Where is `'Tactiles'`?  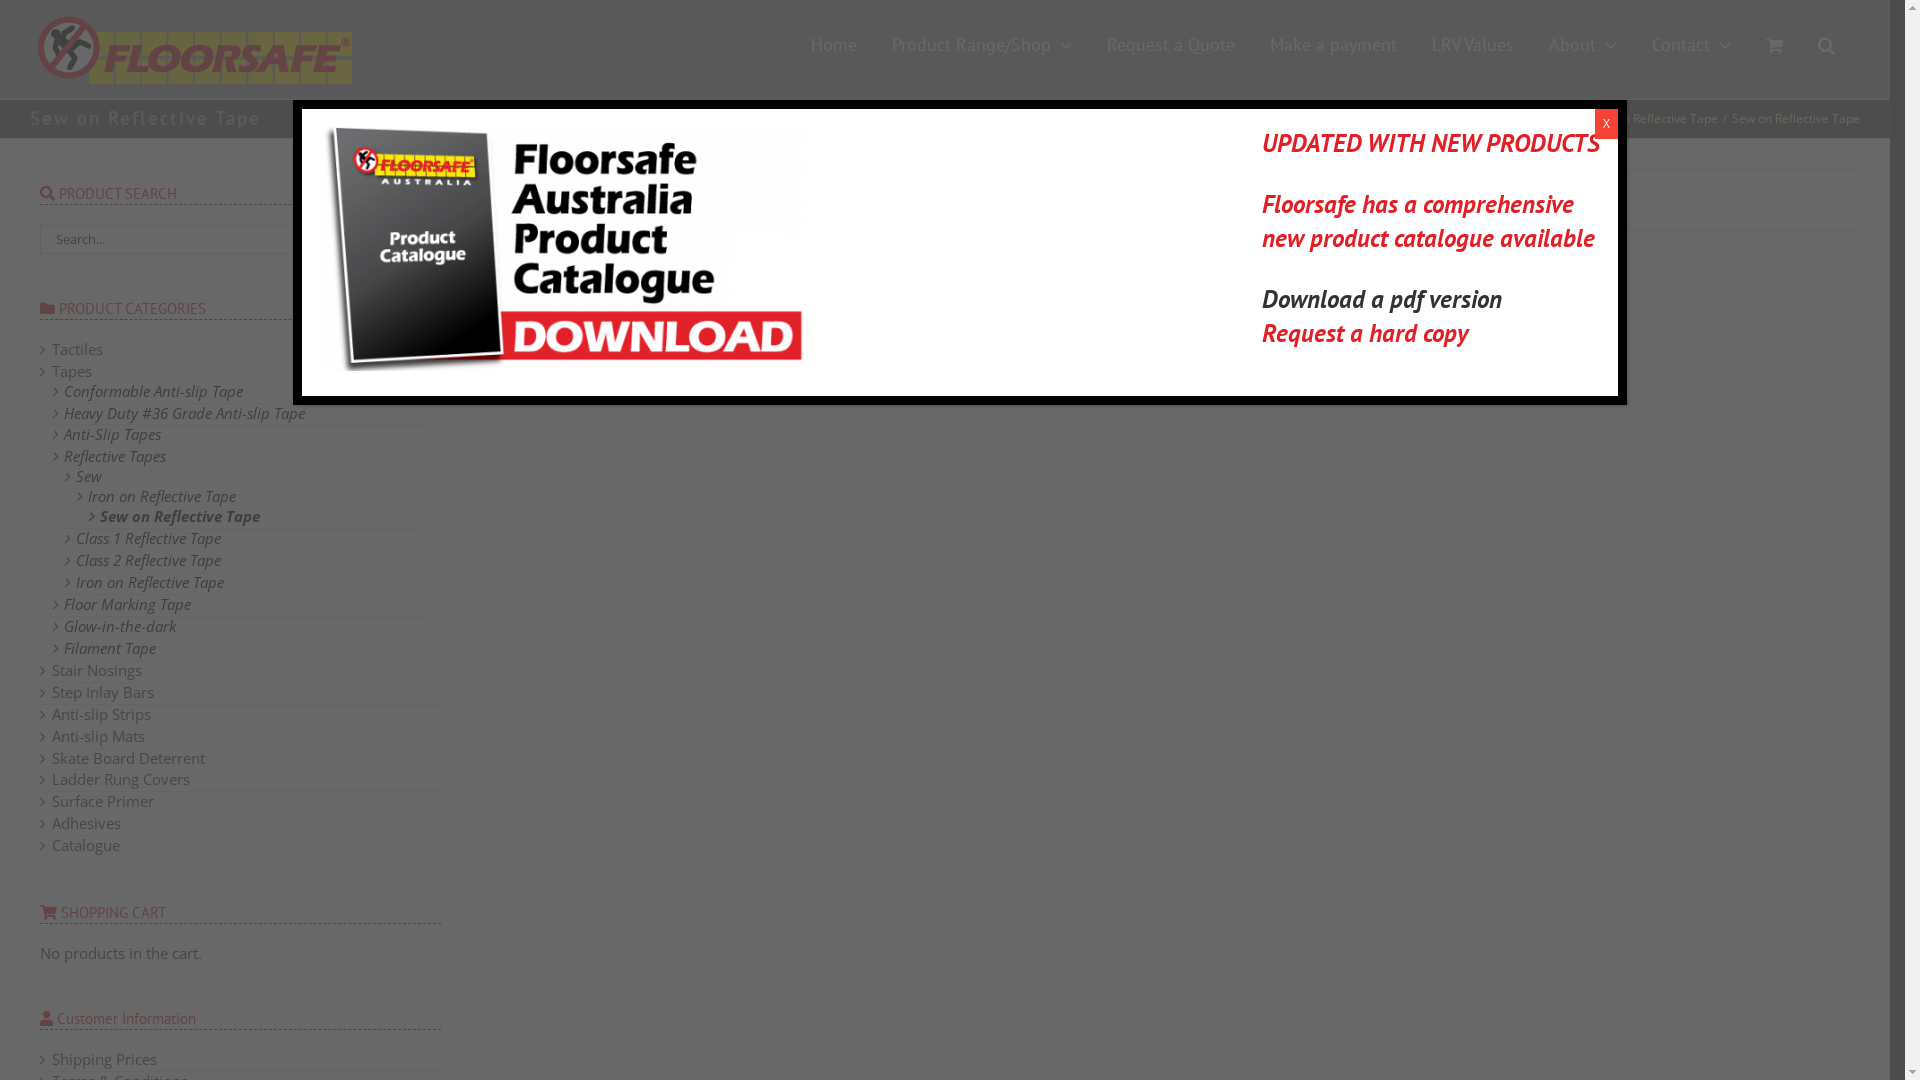 'Tactiles' is located at coordinates (52, 347).